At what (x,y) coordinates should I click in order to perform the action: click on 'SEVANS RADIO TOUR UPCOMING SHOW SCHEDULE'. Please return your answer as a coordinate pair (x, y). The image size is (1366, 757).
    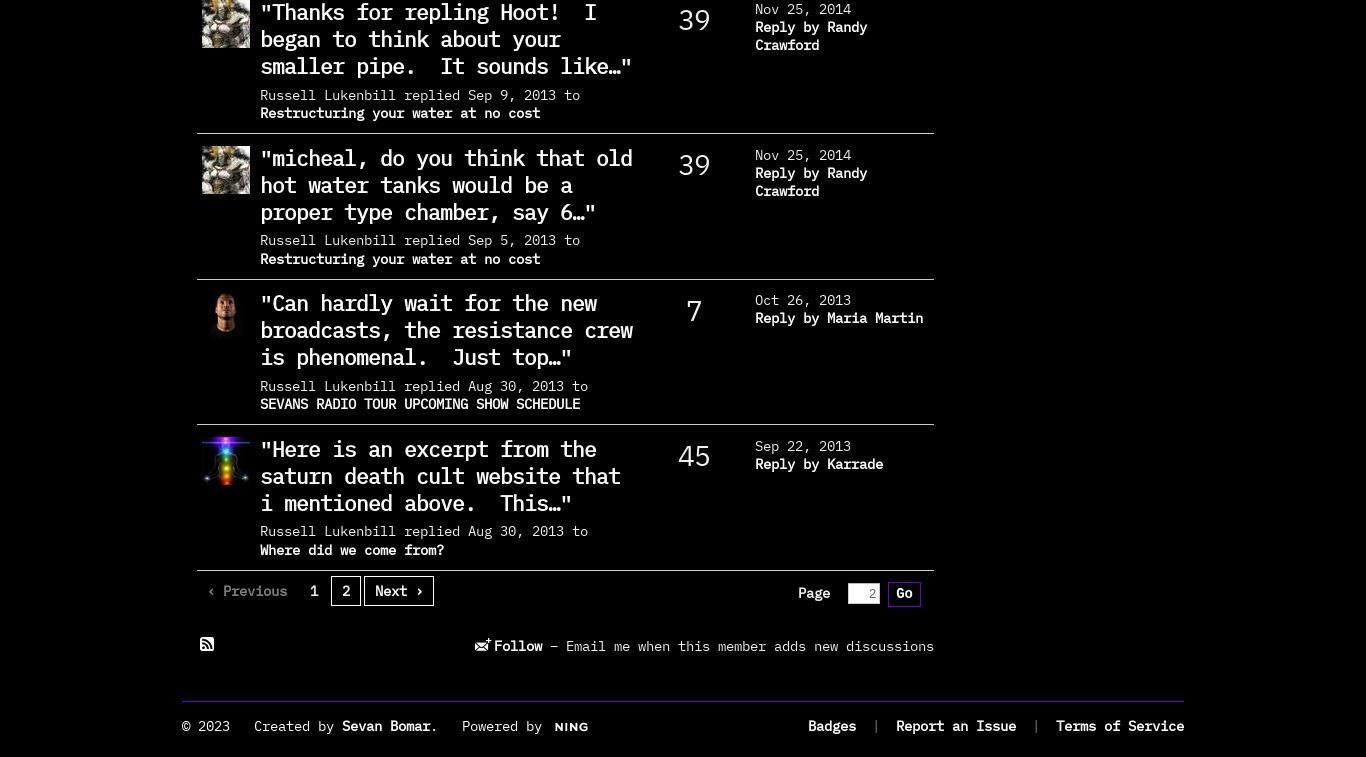
    Looking at the image, I should click on (259, 404).